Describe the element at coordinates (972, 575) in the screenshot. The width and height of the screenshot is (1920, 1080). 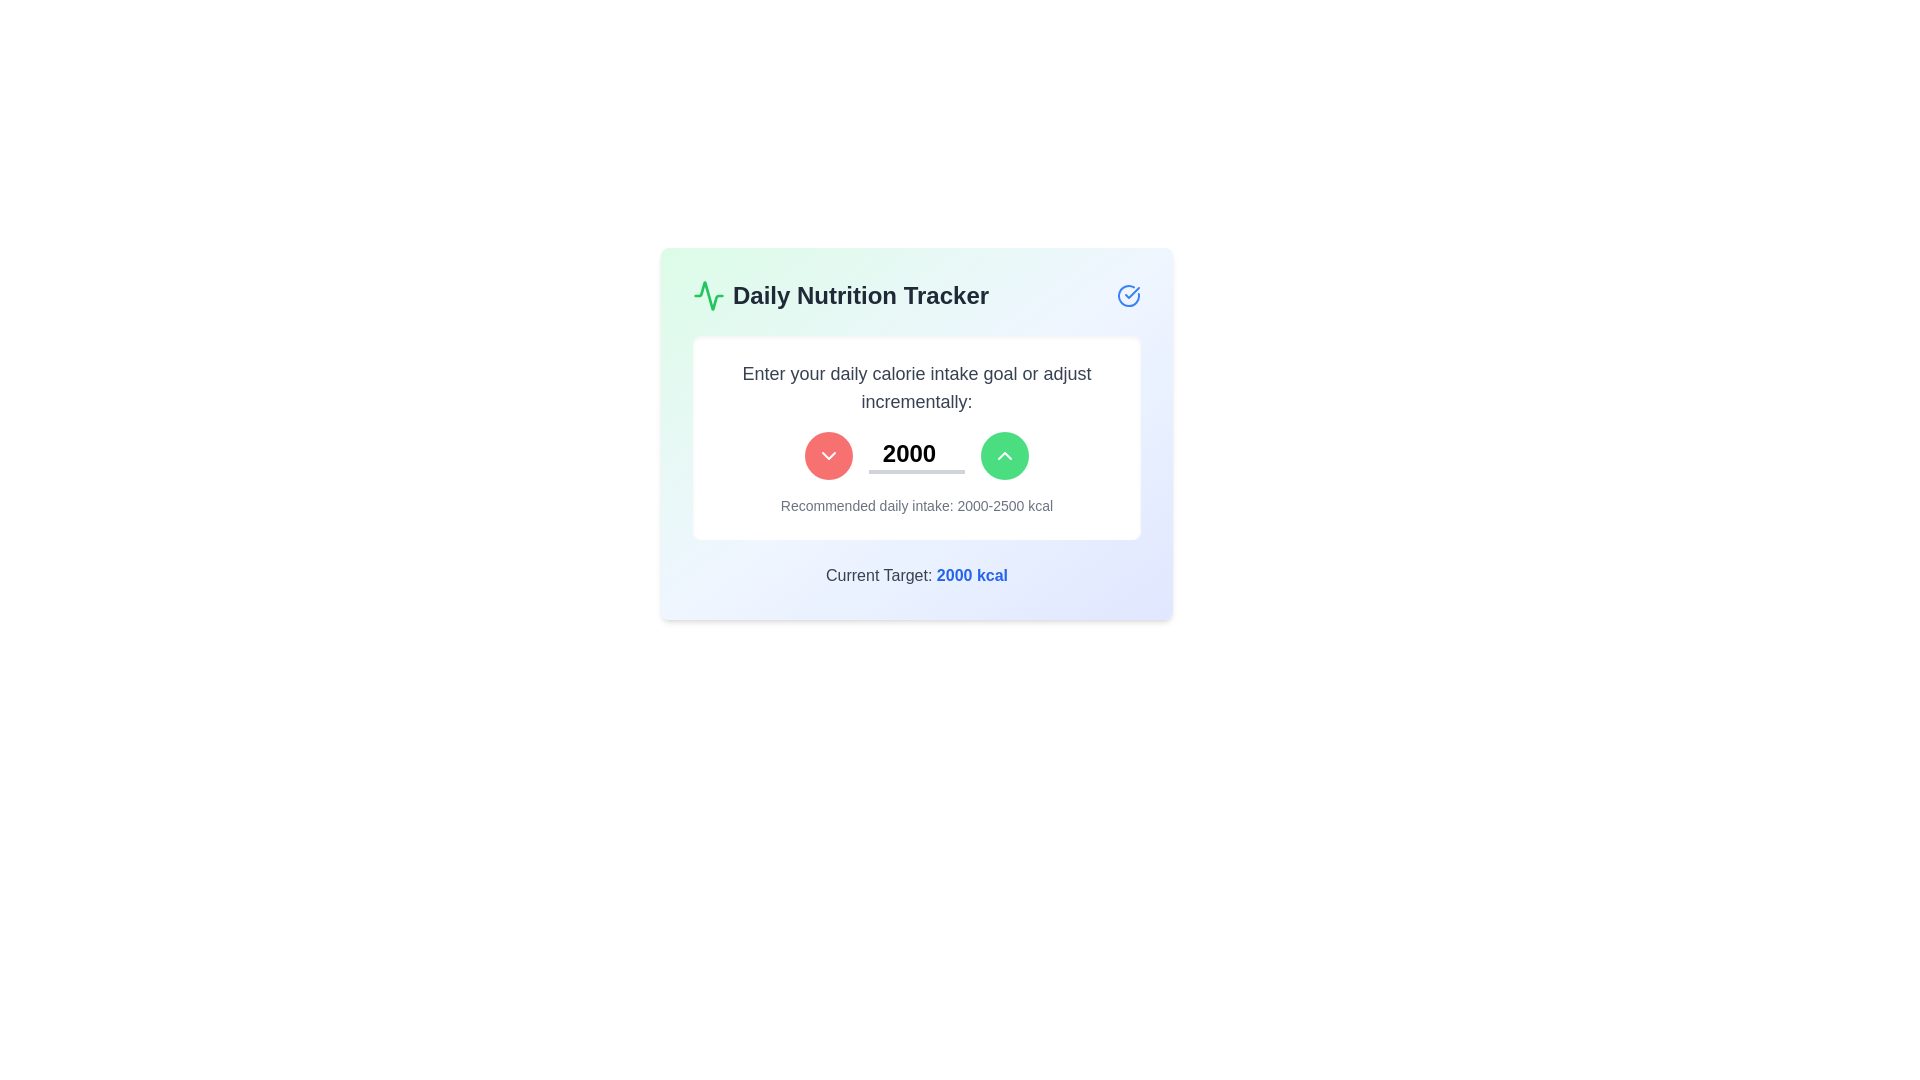
I see `the text element displaying 'Current Target: 2000 kcal', located at the lower right section of the card component` at that location.